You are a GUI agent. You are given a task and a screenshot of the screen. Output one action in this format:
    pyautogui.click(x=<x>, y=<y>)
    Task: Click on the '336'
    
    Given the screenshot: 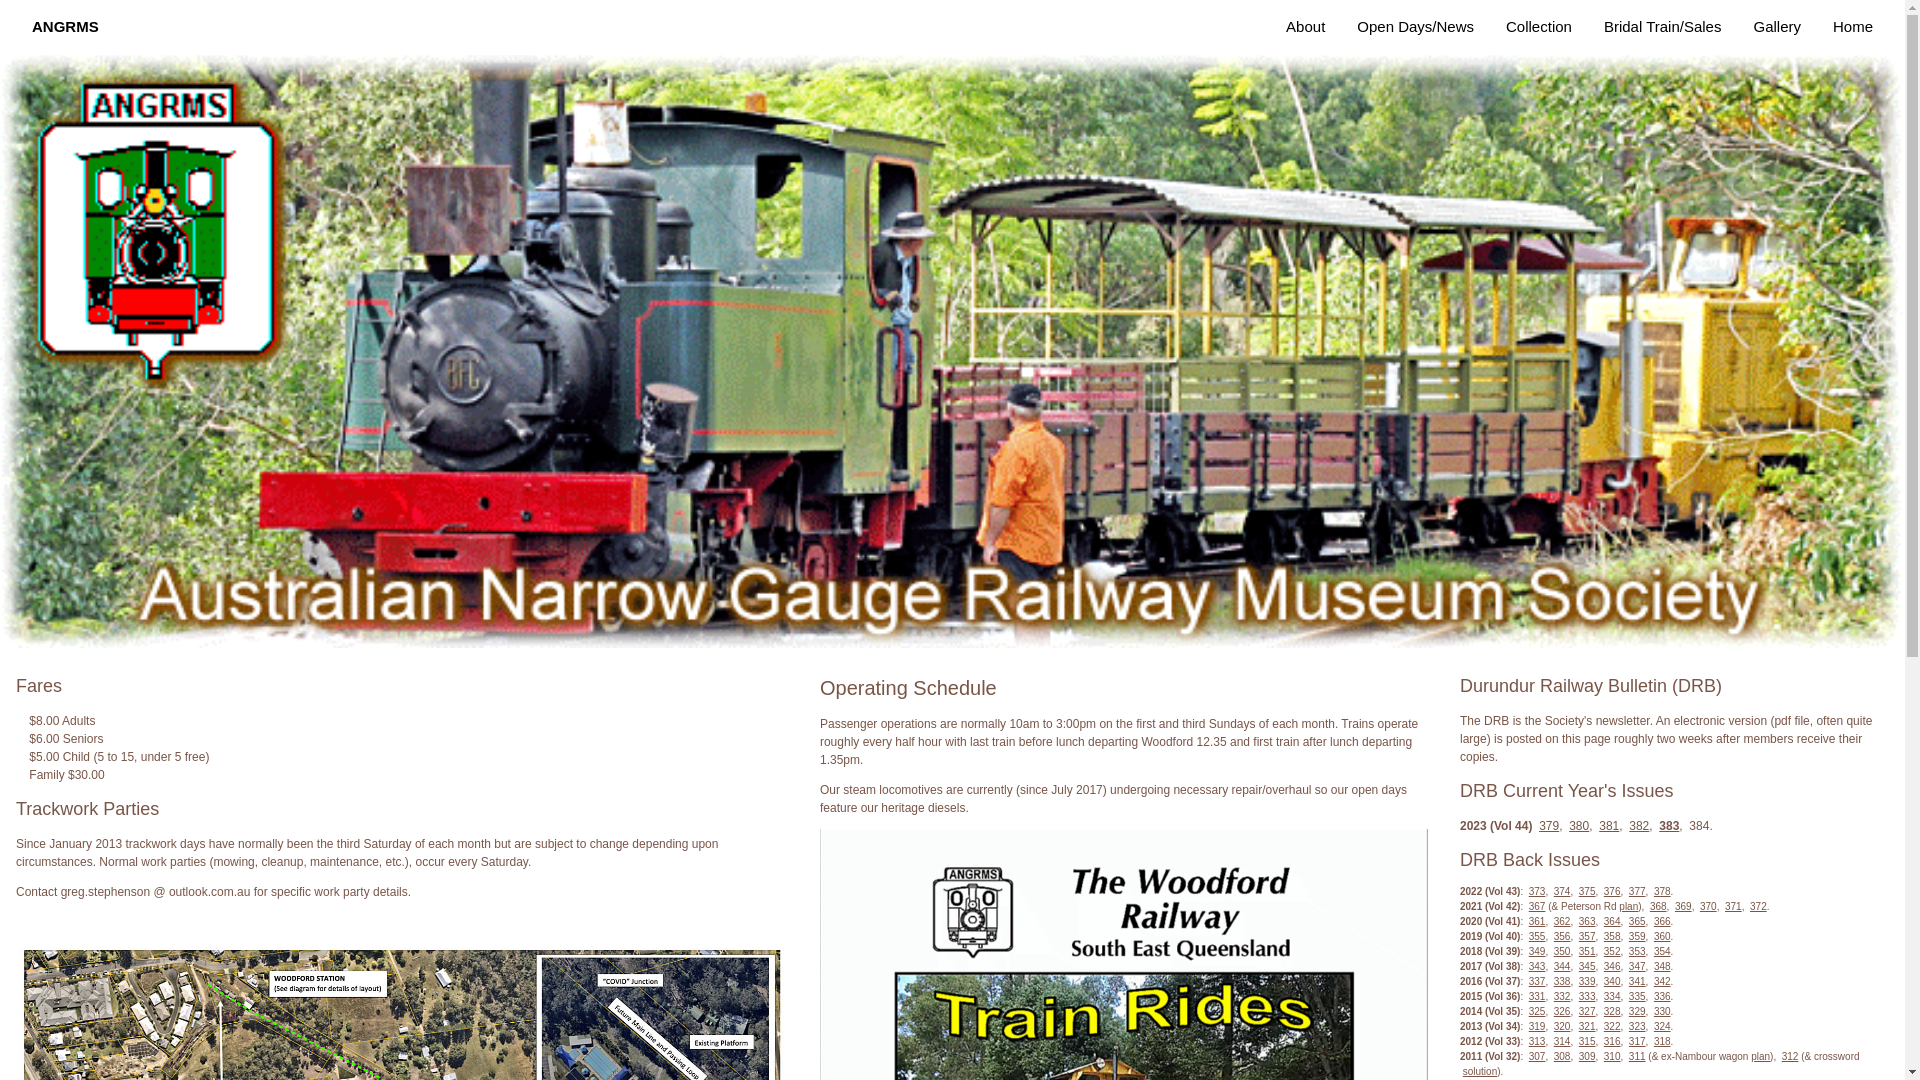 What is the action you would take?
    pyautogui.click(x=1662, y=996)
    